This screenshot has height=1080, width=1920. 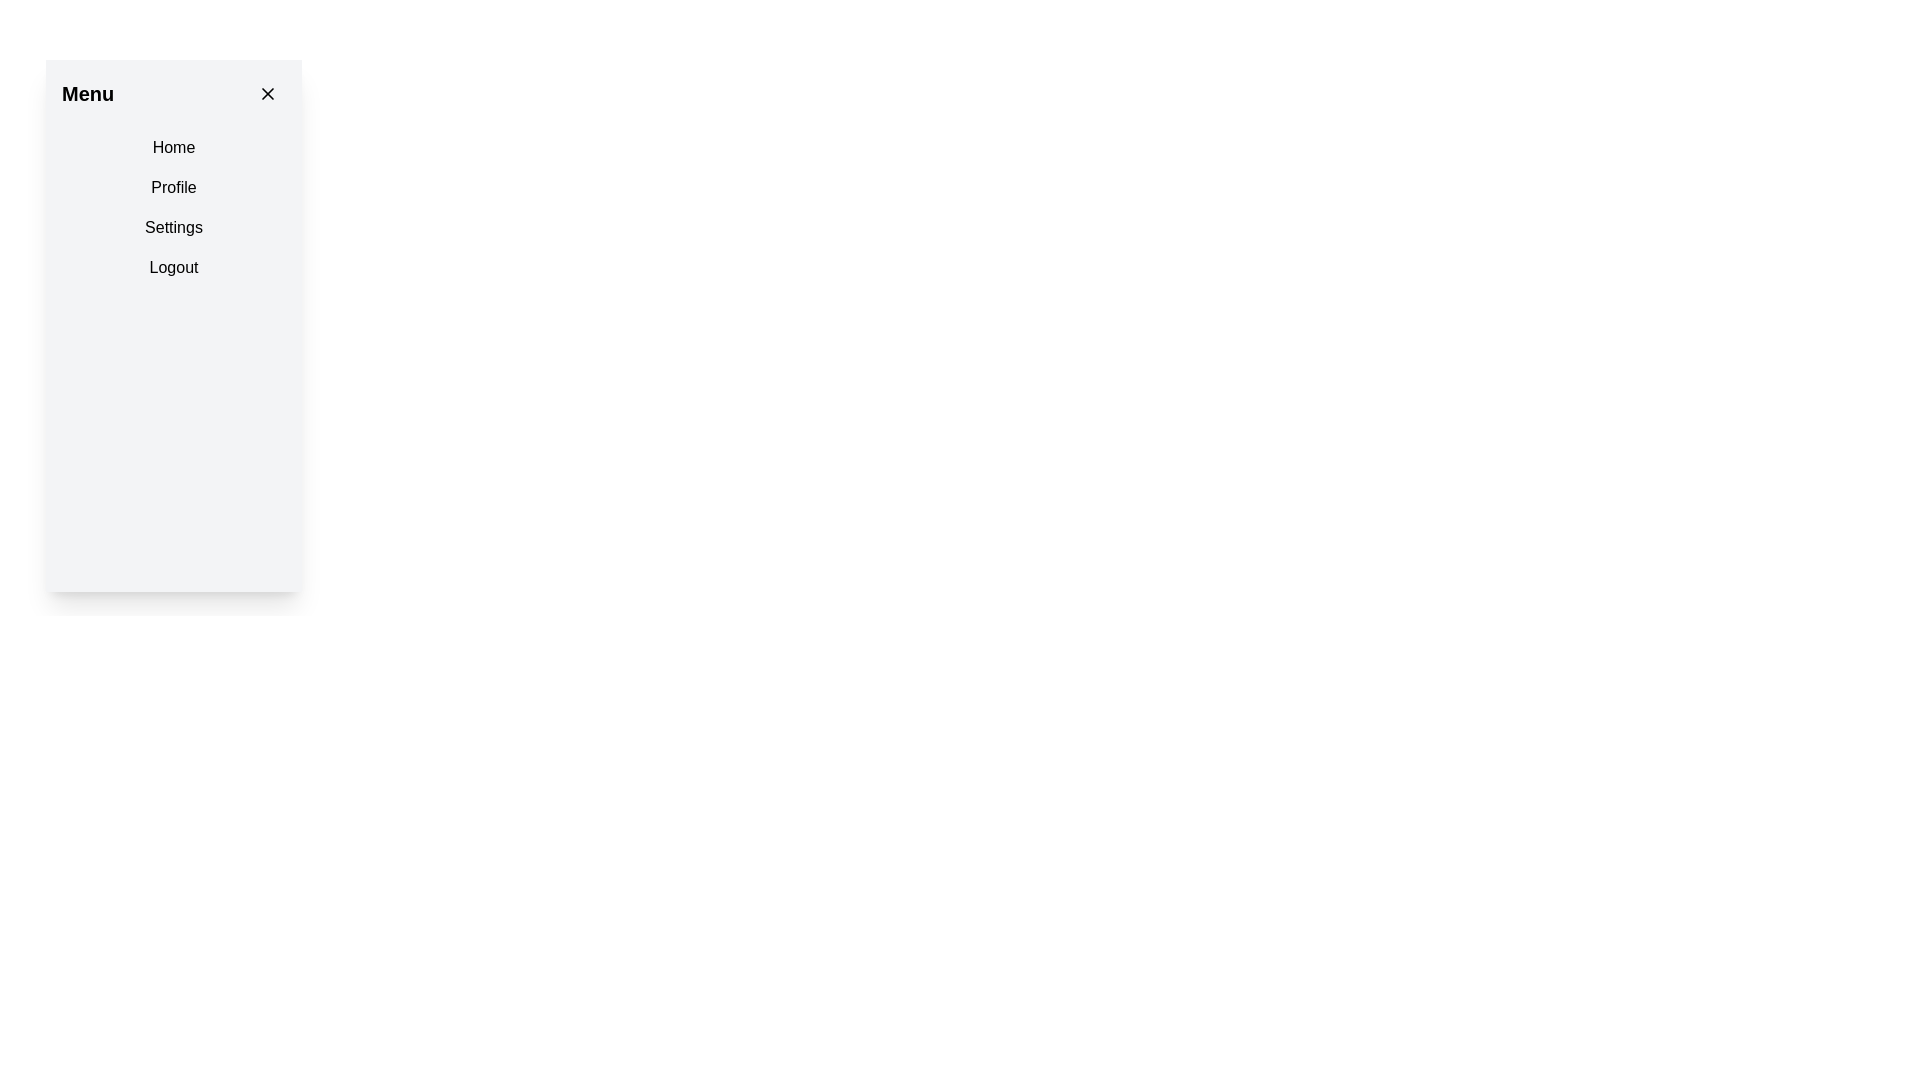 I want to click on the graphical cross mark (Close Button) in the top-right corner of the menu panel, so click(x=267, y=93).